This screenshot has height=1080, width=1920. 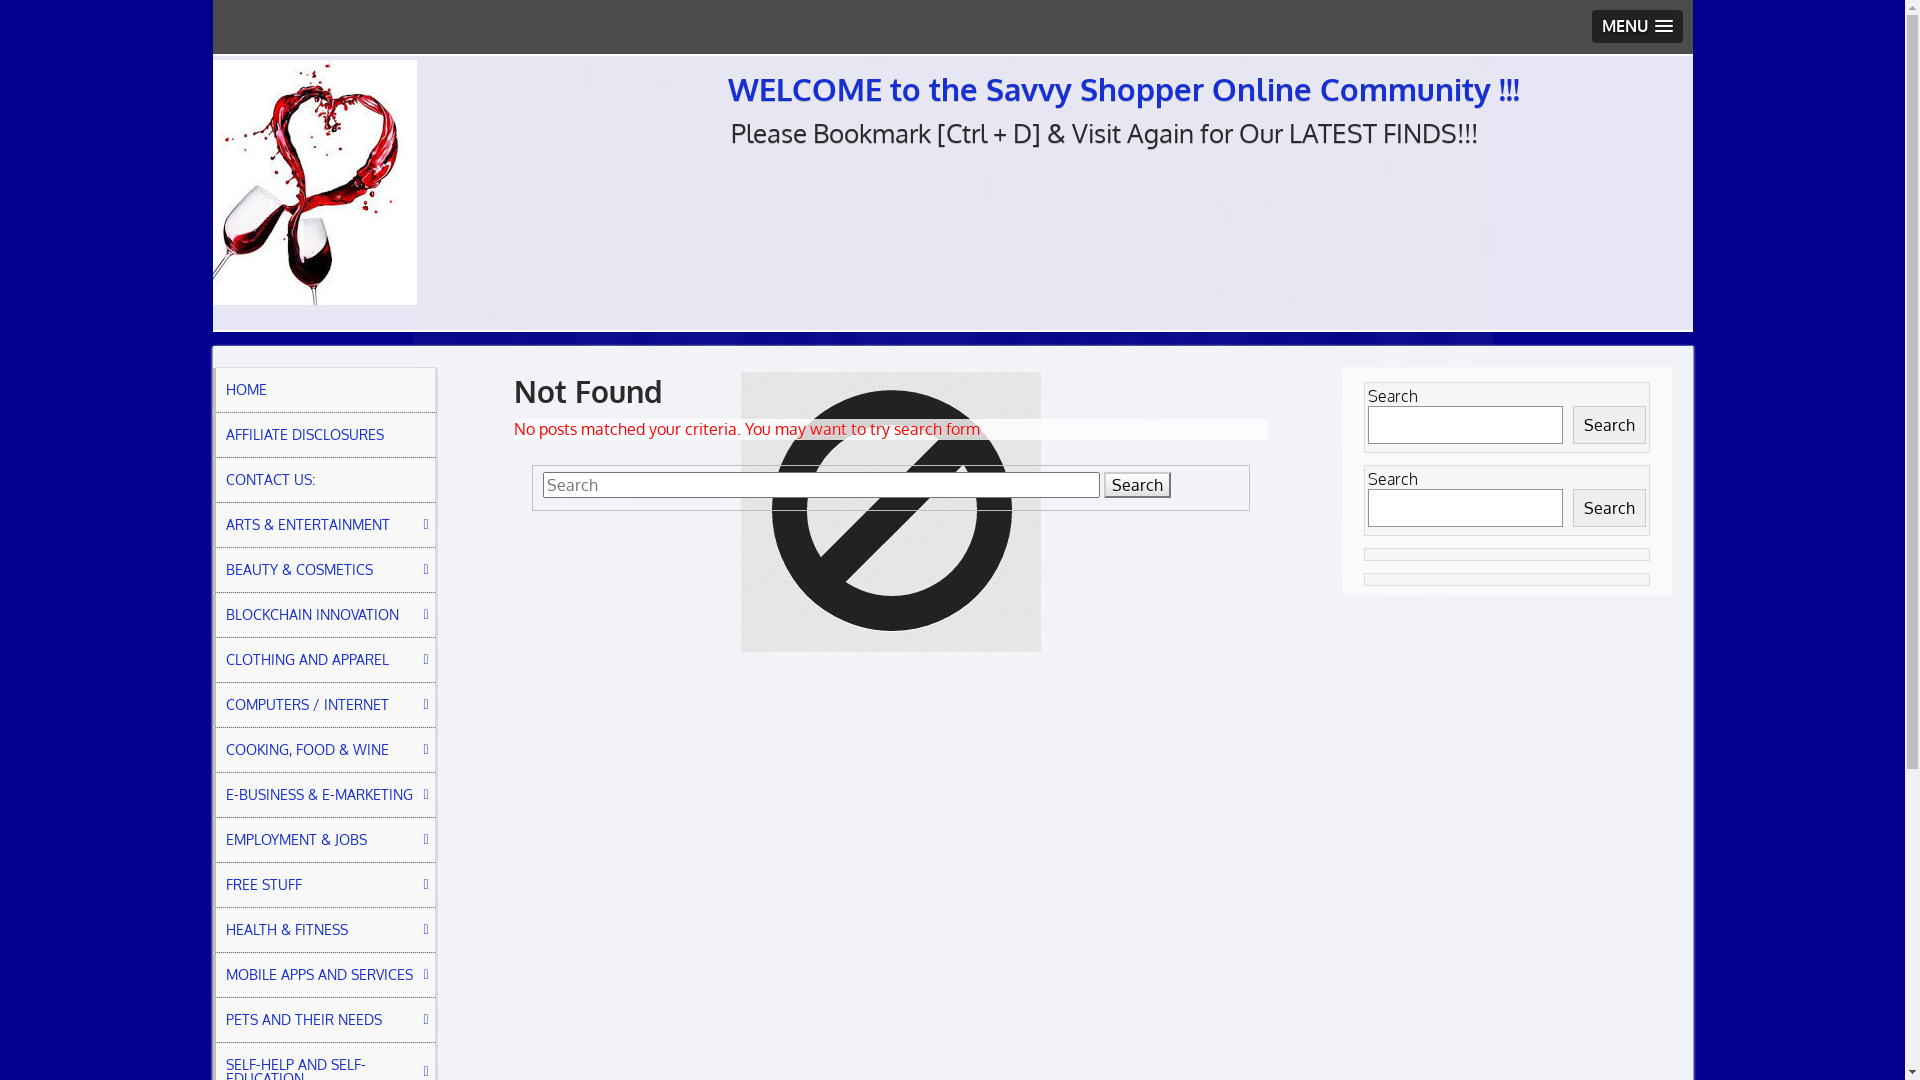 I want to click on 'WELCOME to the Savvy Shopper Online Community !!!', so click(x=1123, y=87).